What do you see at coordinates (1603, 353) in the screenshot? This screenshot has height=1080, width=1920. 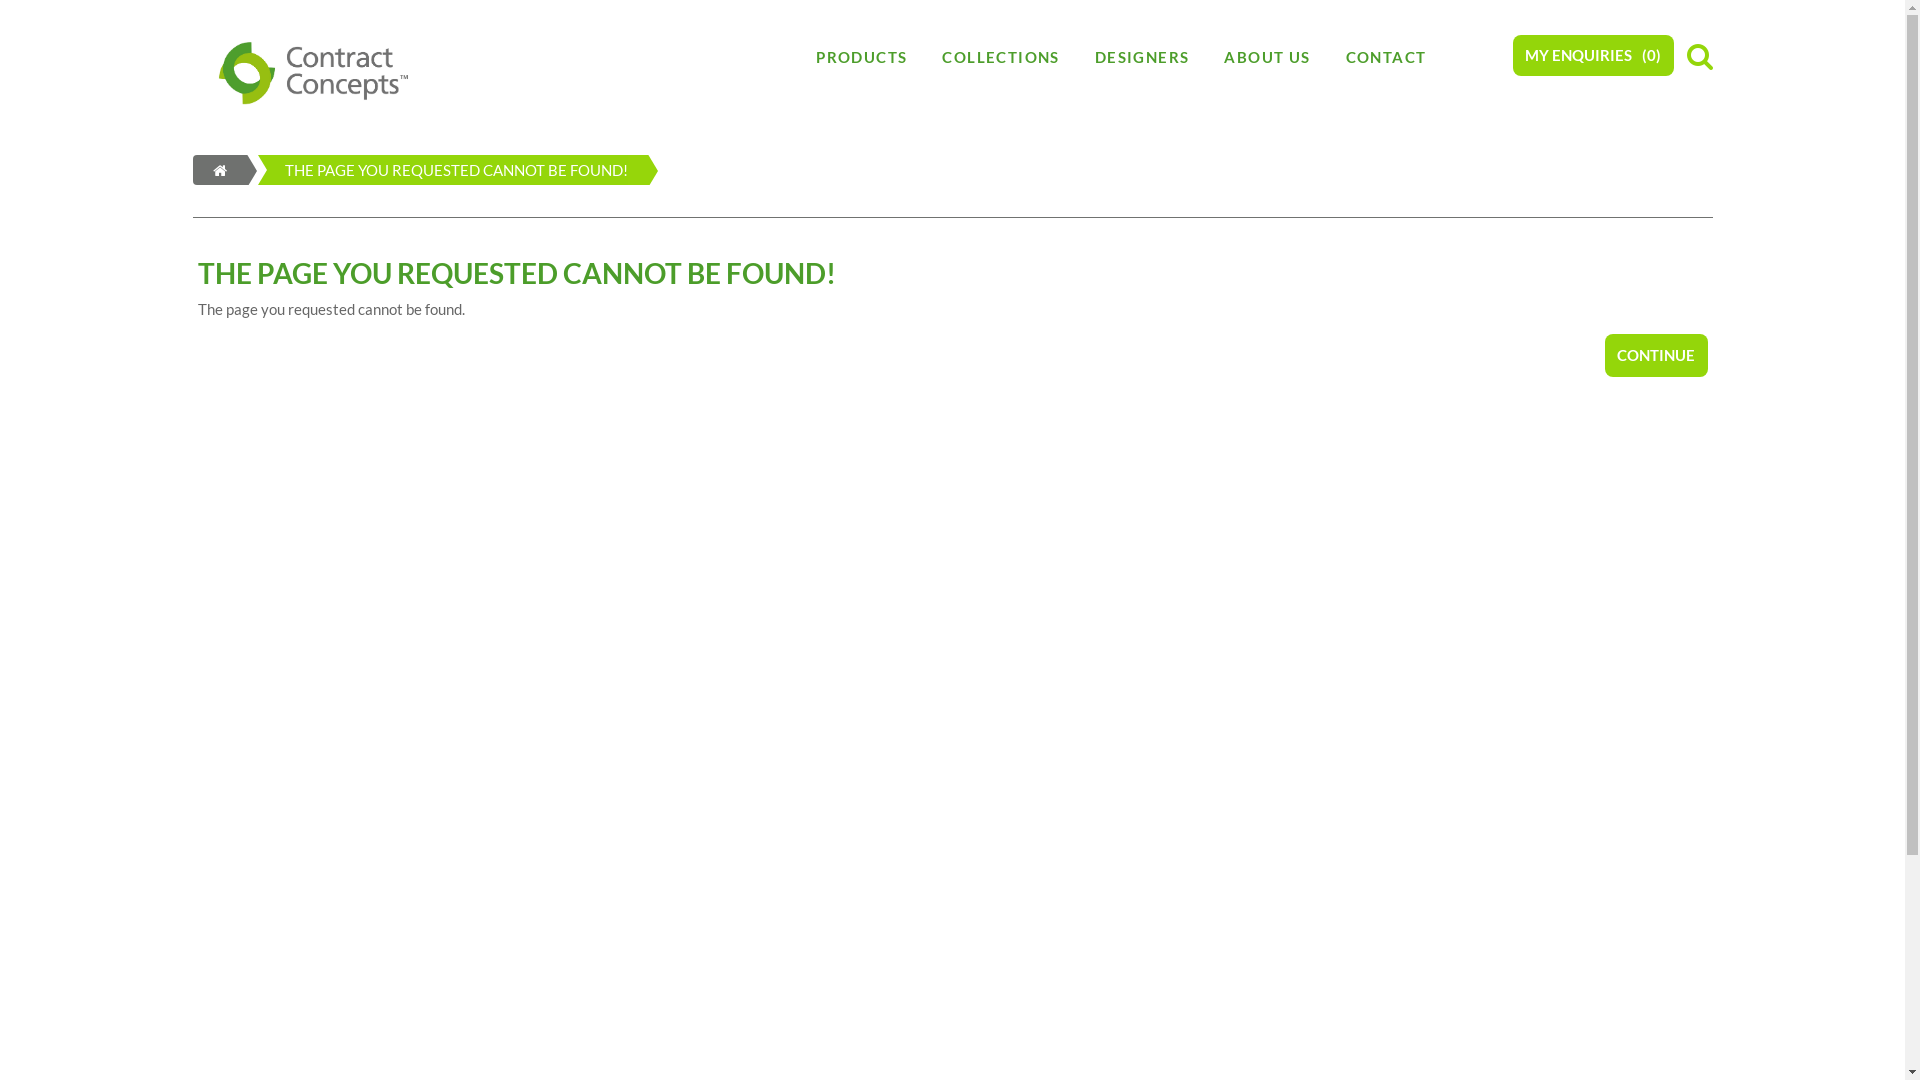 I see `'CONTINUE'` at bounding box center [1603, 353].